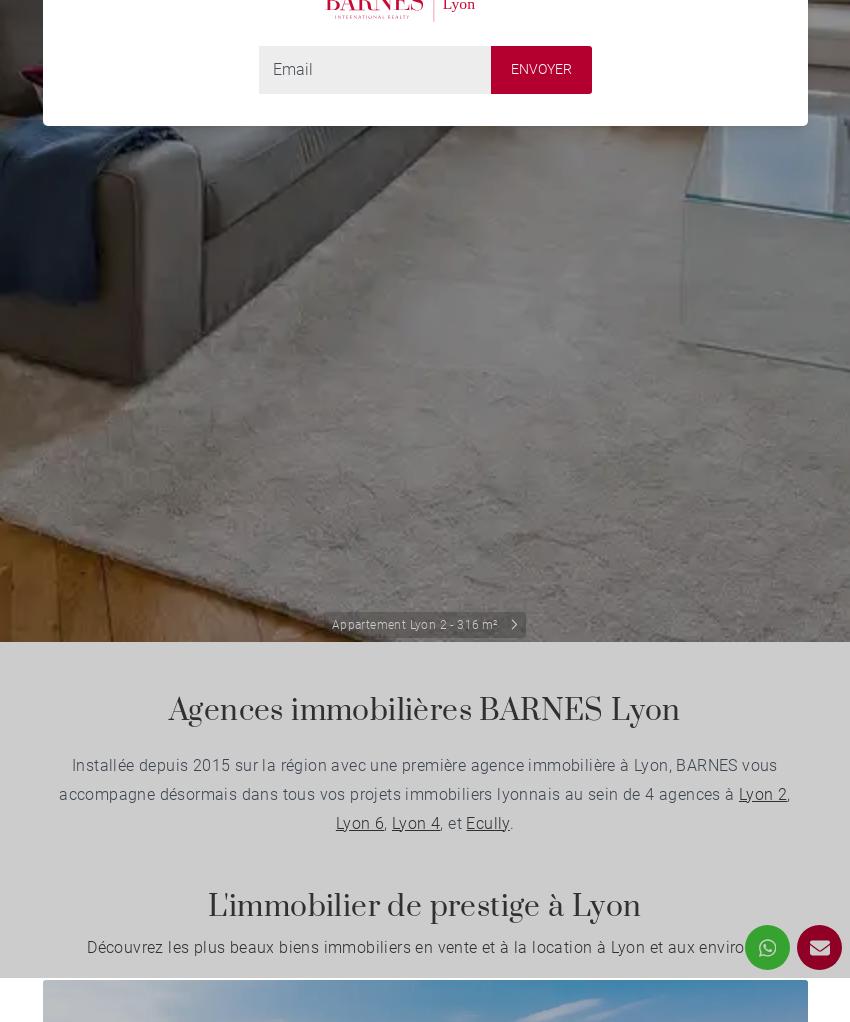 The image size is (850, 1022). What do you see at coordinates (424, 947) in the screenshot?
I see `'Découvrez les plus beaux biens immobiliers en vente et à la location à Lyon et aux environs'` at bounding box center [424, 947].